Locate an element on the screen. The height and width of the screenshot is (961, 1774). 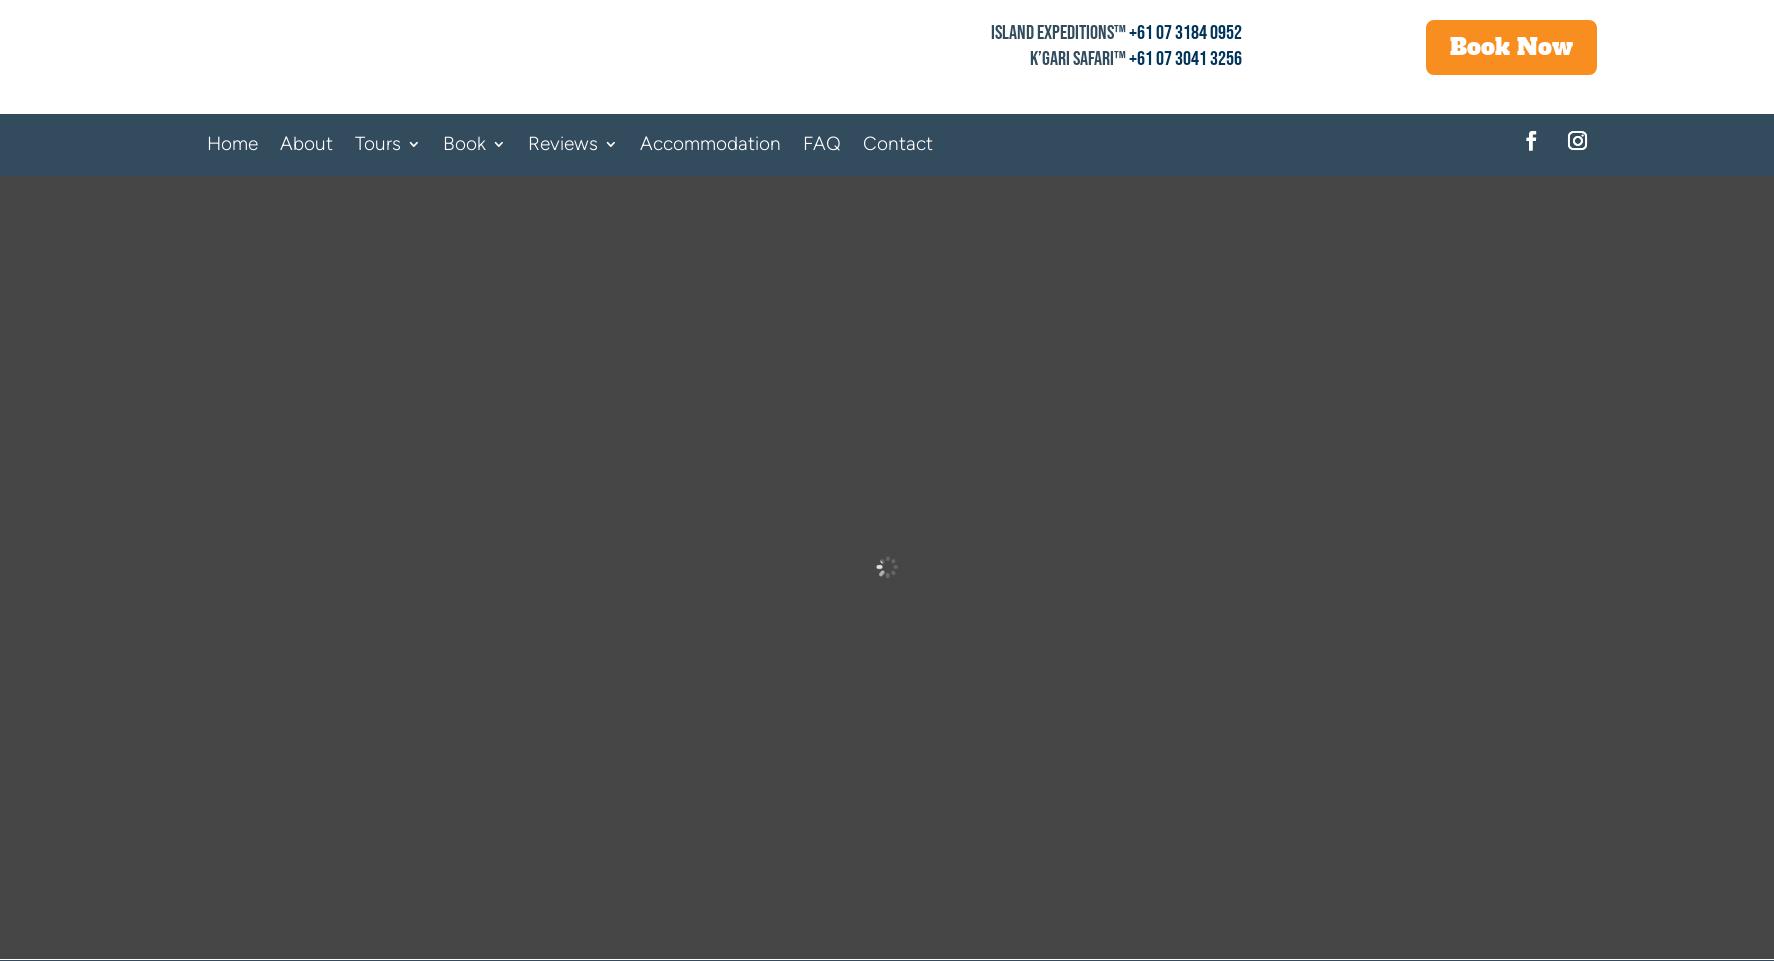
'+61 07 3041 3256' is located at coordinates (1184, 59).